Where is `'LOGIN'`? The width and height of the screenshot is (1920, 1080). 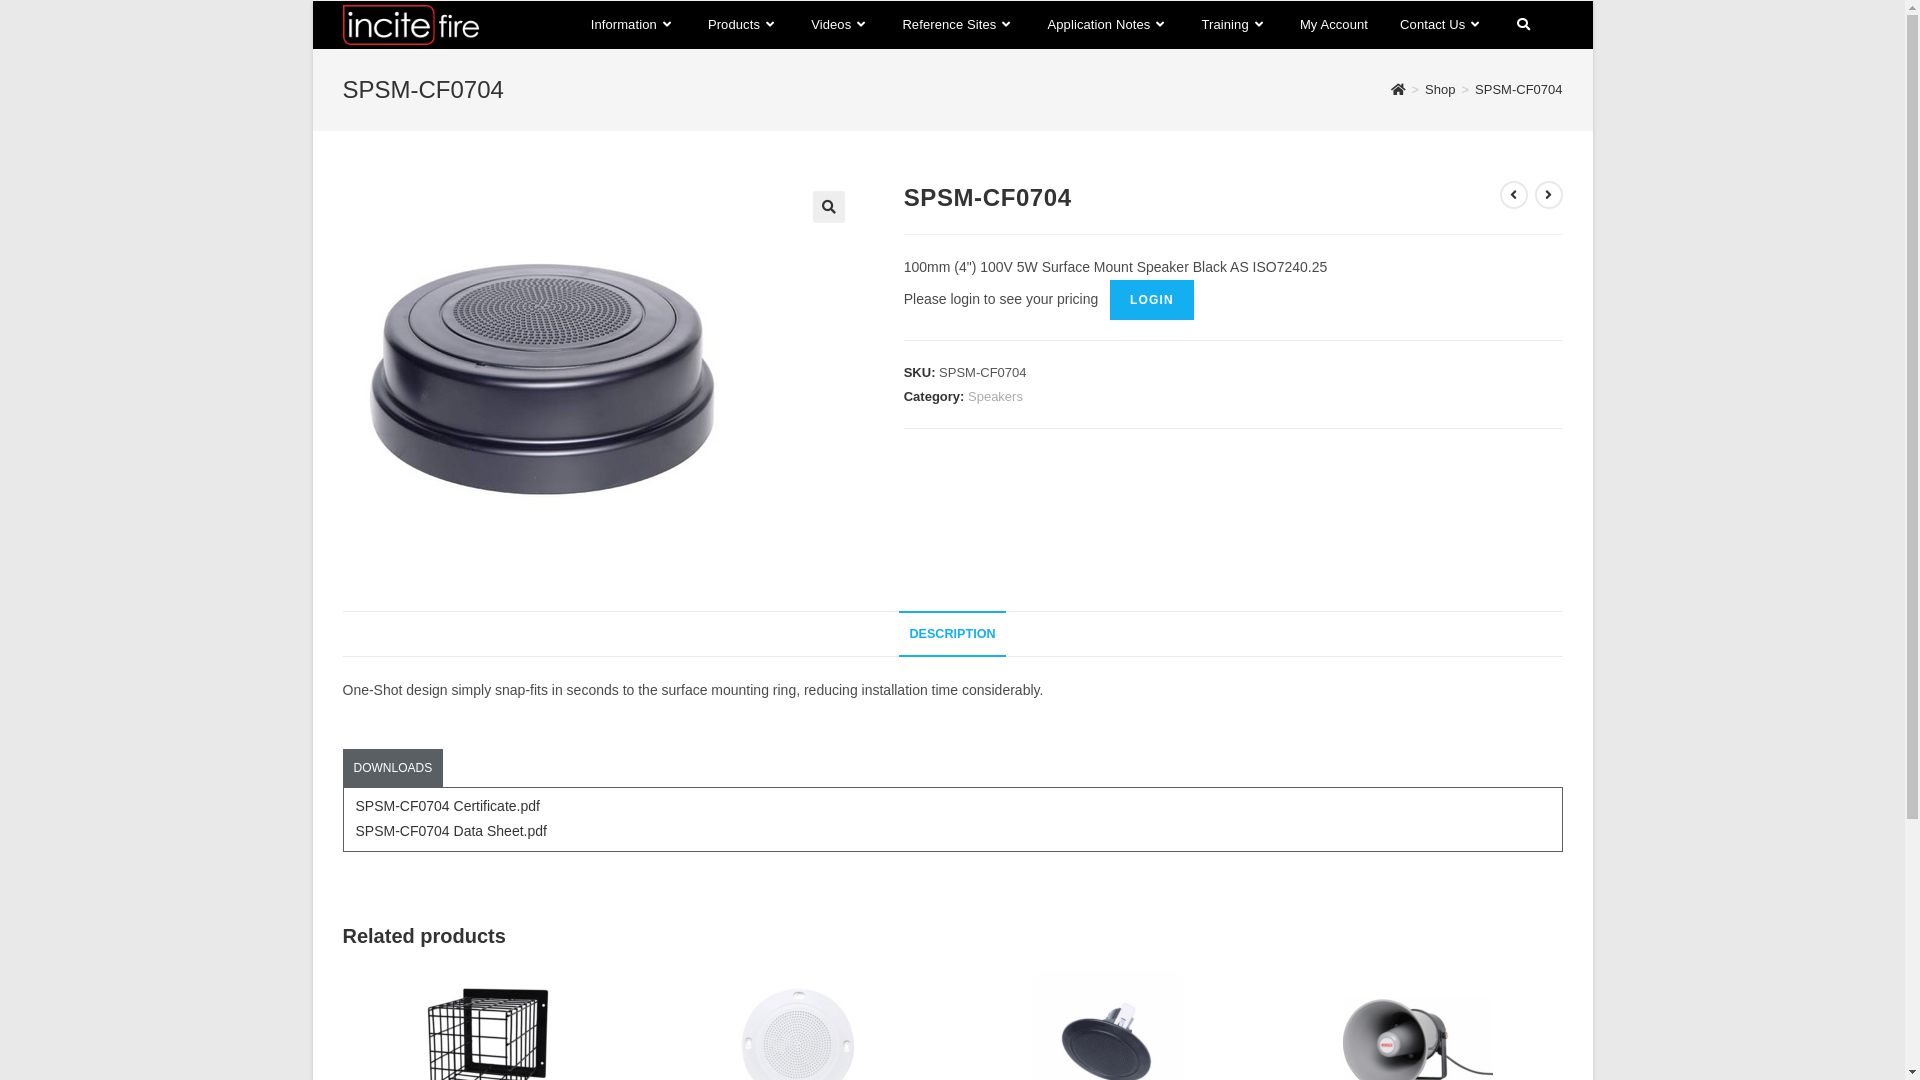 'LOGIN' is located at coordinates (1152, 299).